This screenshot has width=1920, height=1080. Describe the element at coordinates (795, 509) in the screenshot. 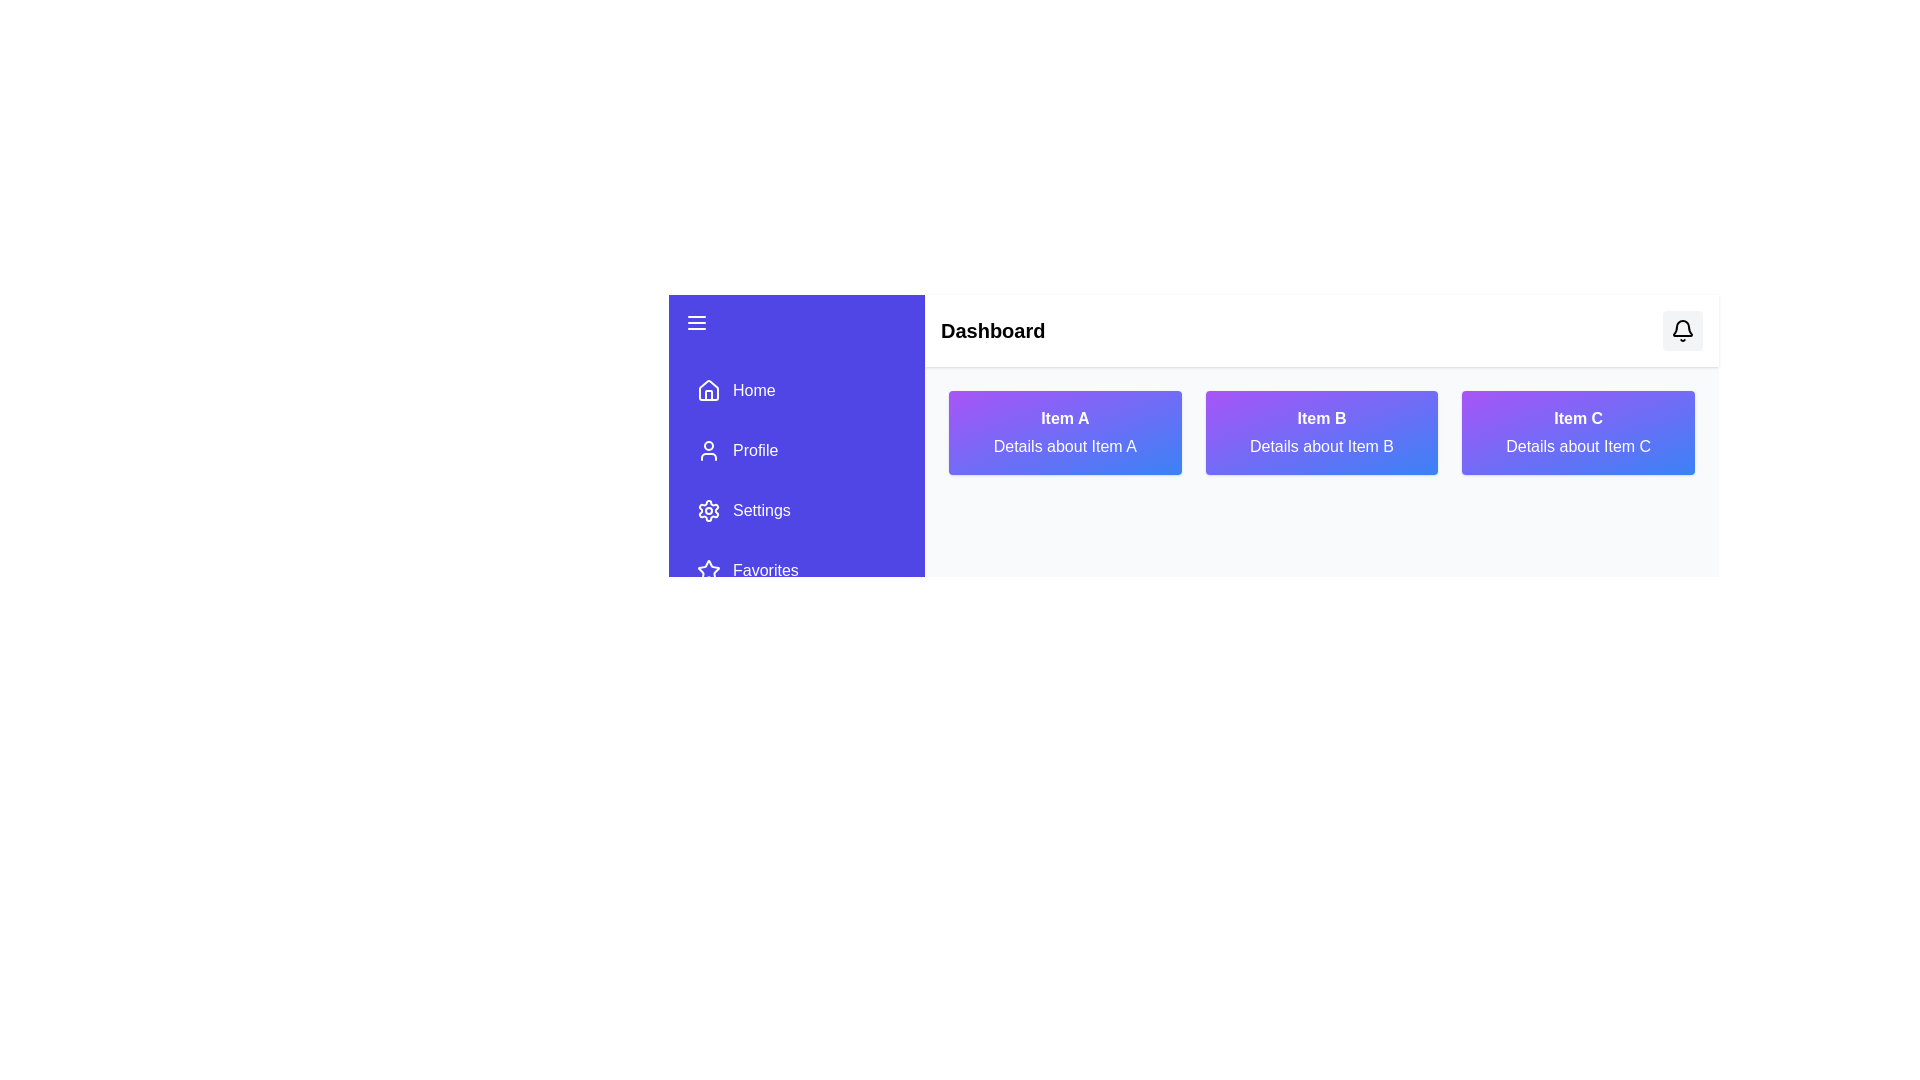

I see `the 'Settings' sidebar menu item, which is the third item in the vertical menu` at that location.